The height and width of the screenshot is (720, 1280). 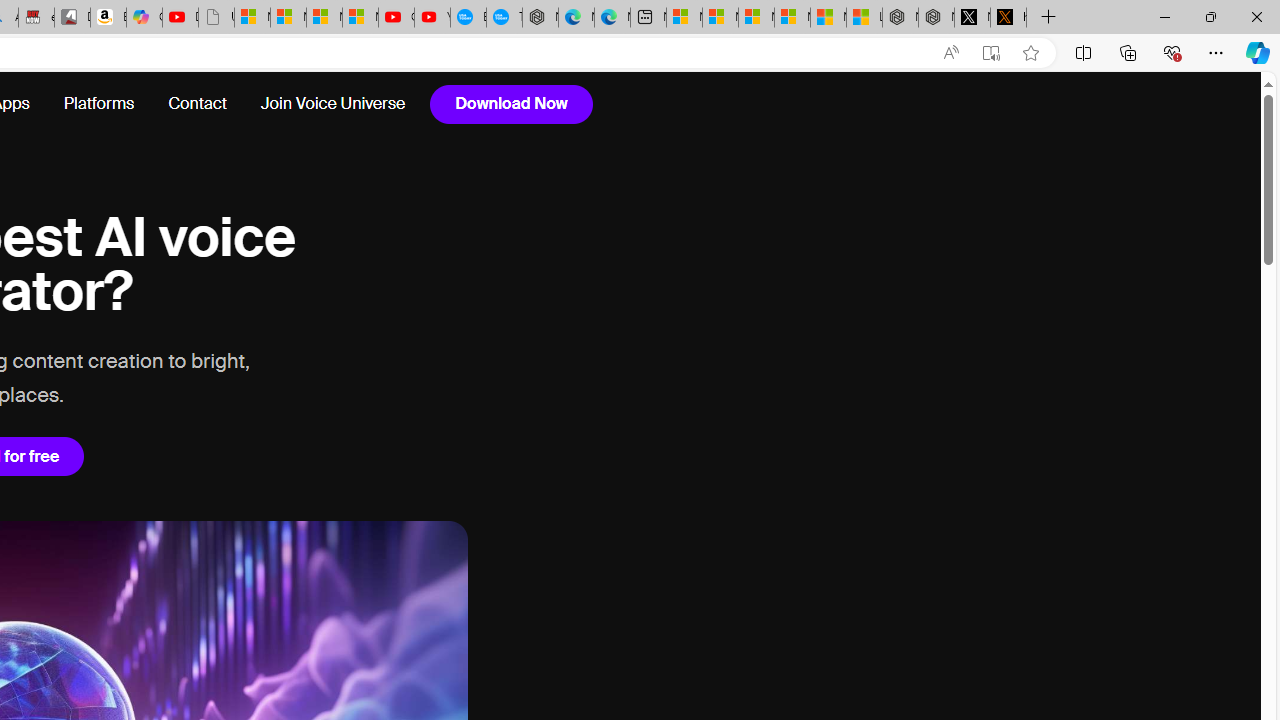 What do you see at coordinates (540, 17) in the screenshot?
I see `'Nordace - Nordace has arrived Hong Kong'` at bounding box center [540, 17].